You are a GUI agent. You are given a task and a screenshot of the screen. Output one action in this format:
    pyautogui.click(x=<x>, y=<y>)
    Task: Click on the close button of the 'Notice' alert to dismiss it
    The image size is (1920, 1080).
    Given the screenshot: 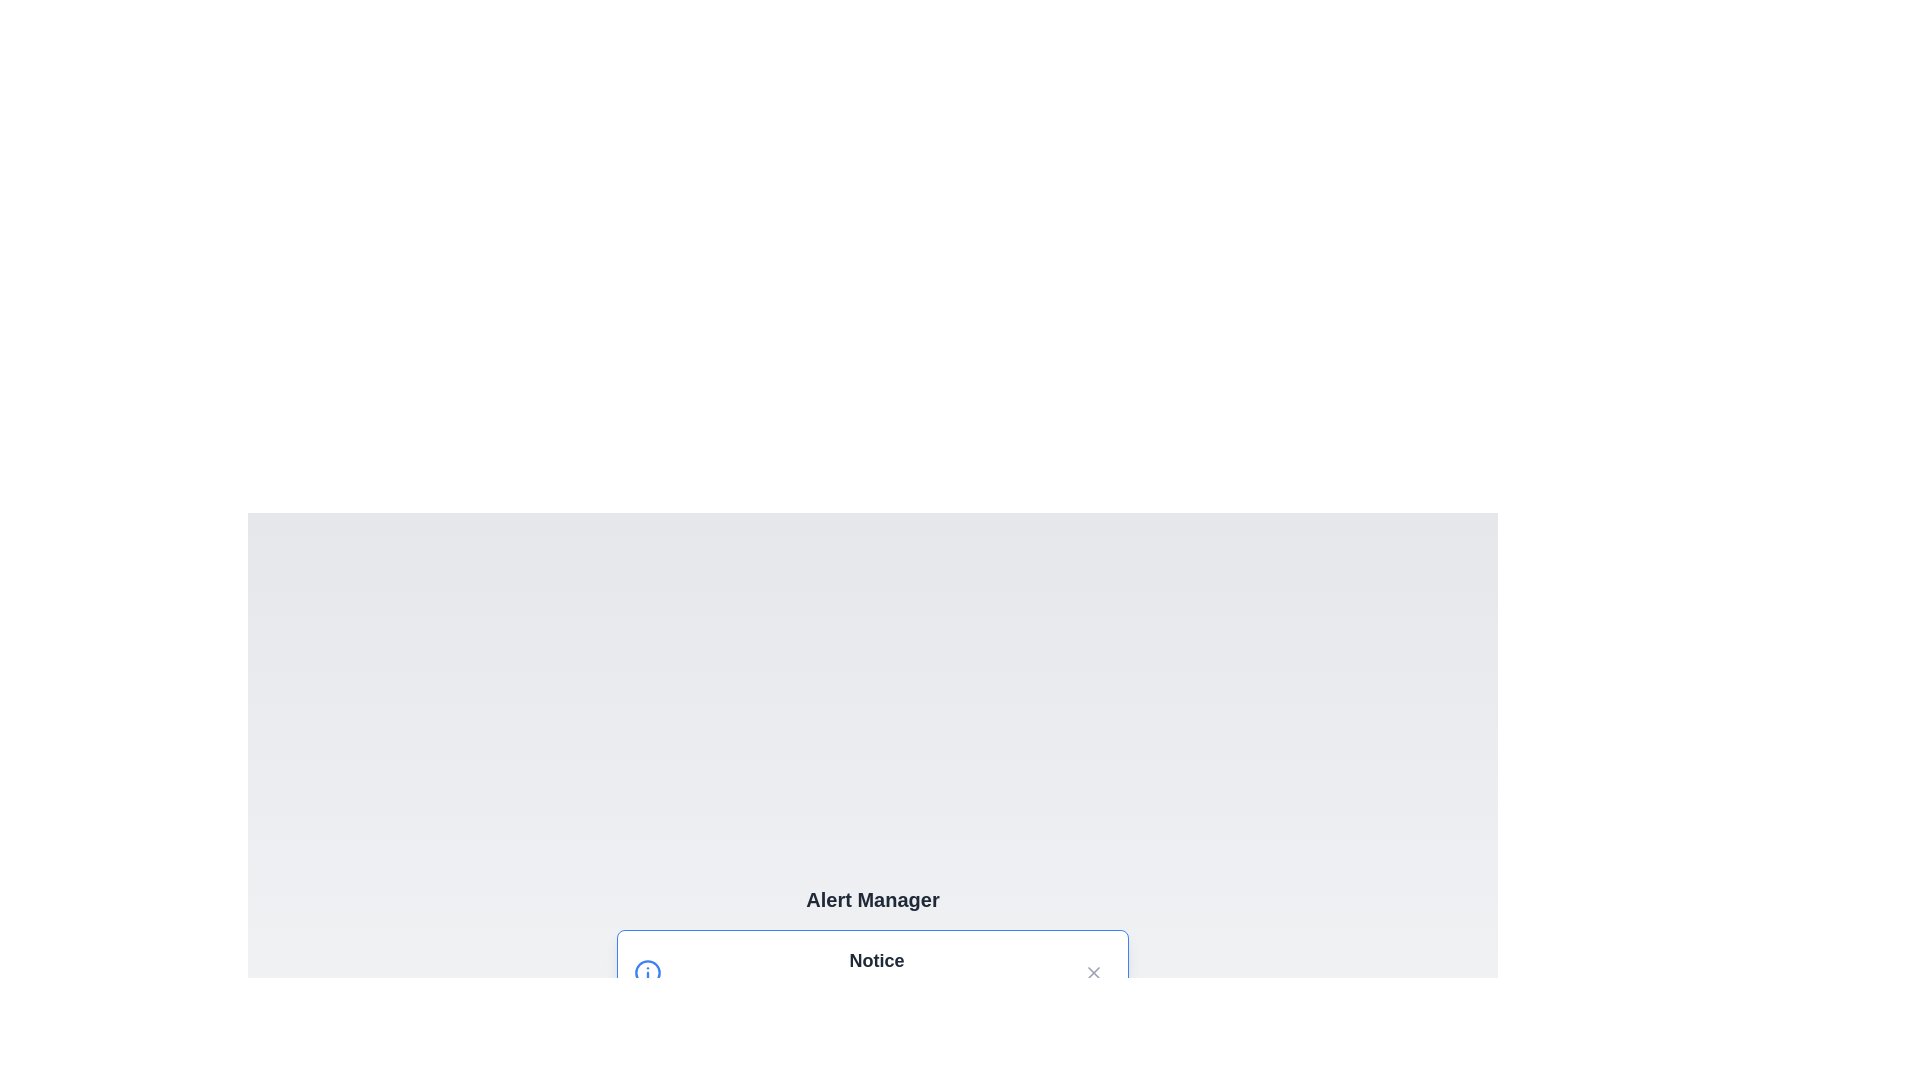 What is the action you would take?
    pyautogui.click(x=1093, y=971)
    